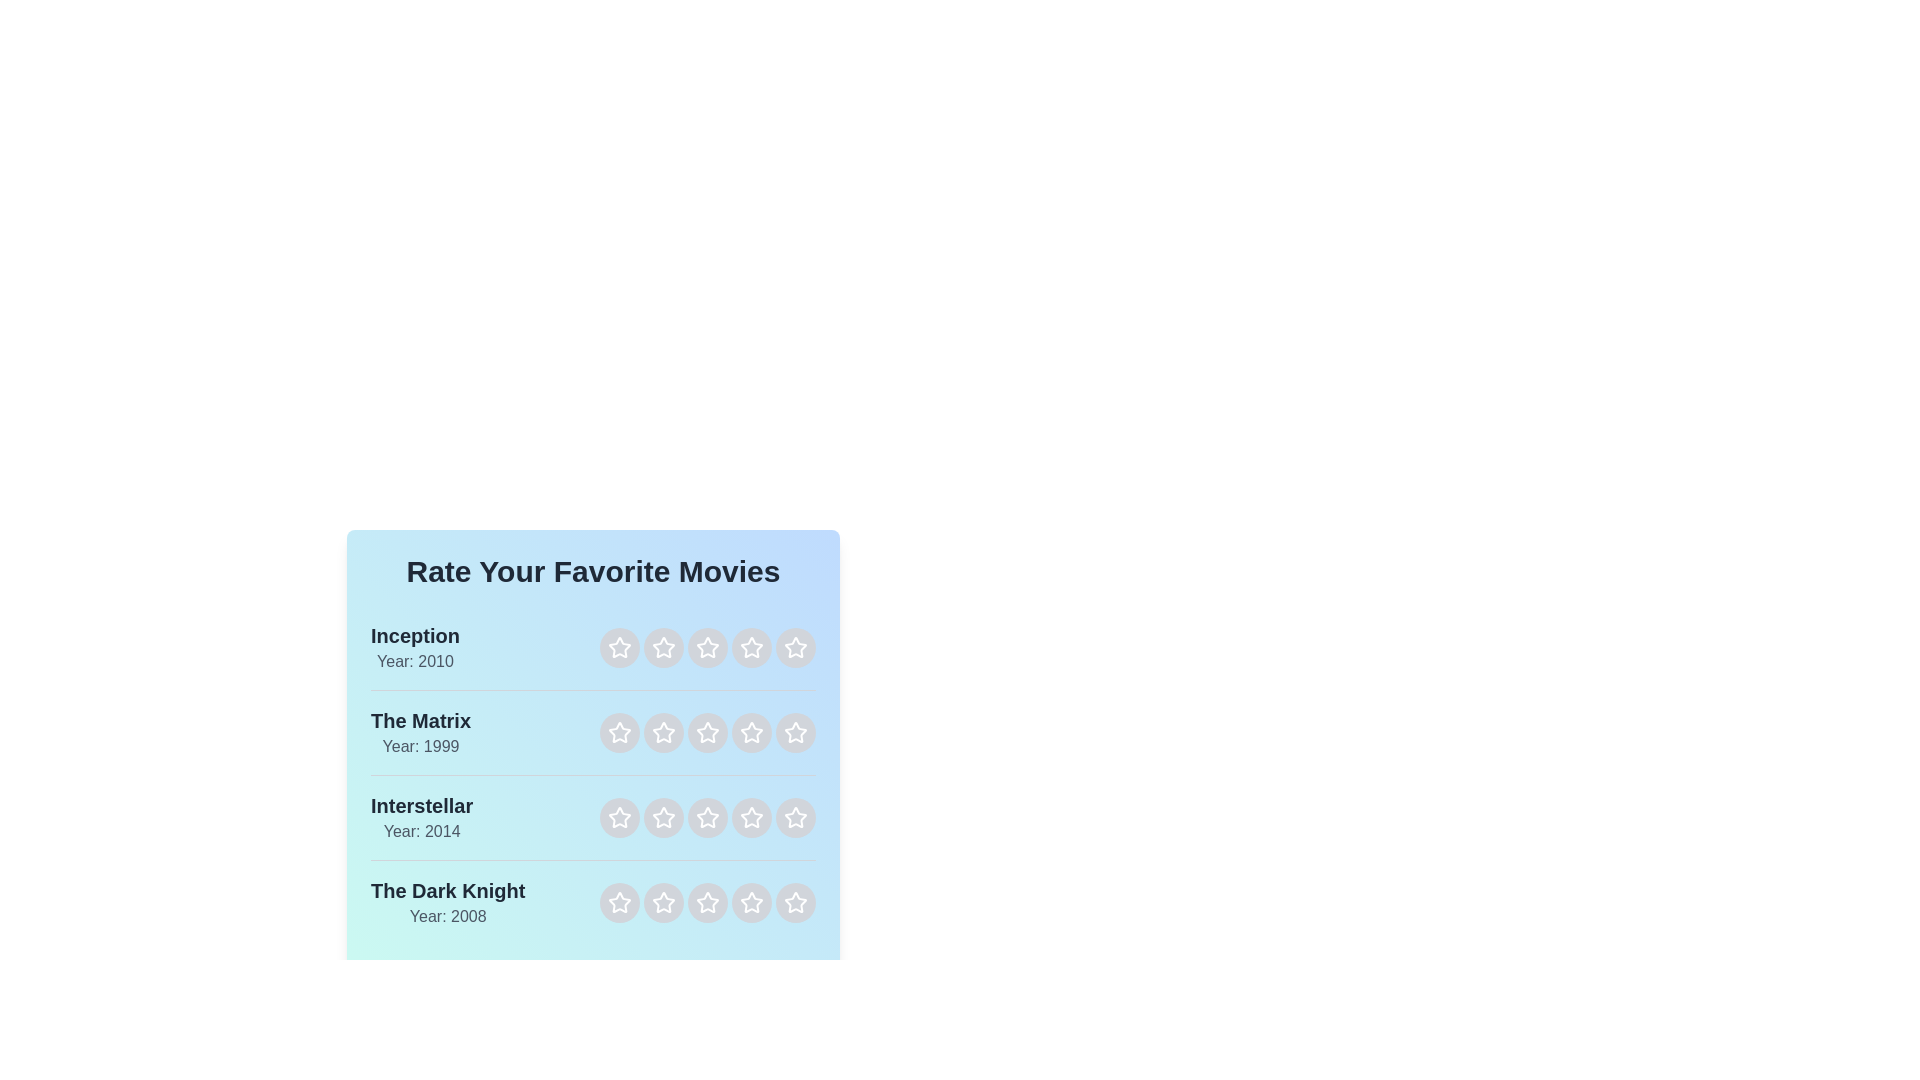  What do you see at coordinates (413, 648) in the screenshot?
I see `the details of the movie Inception` at bounding box center [413, 648].